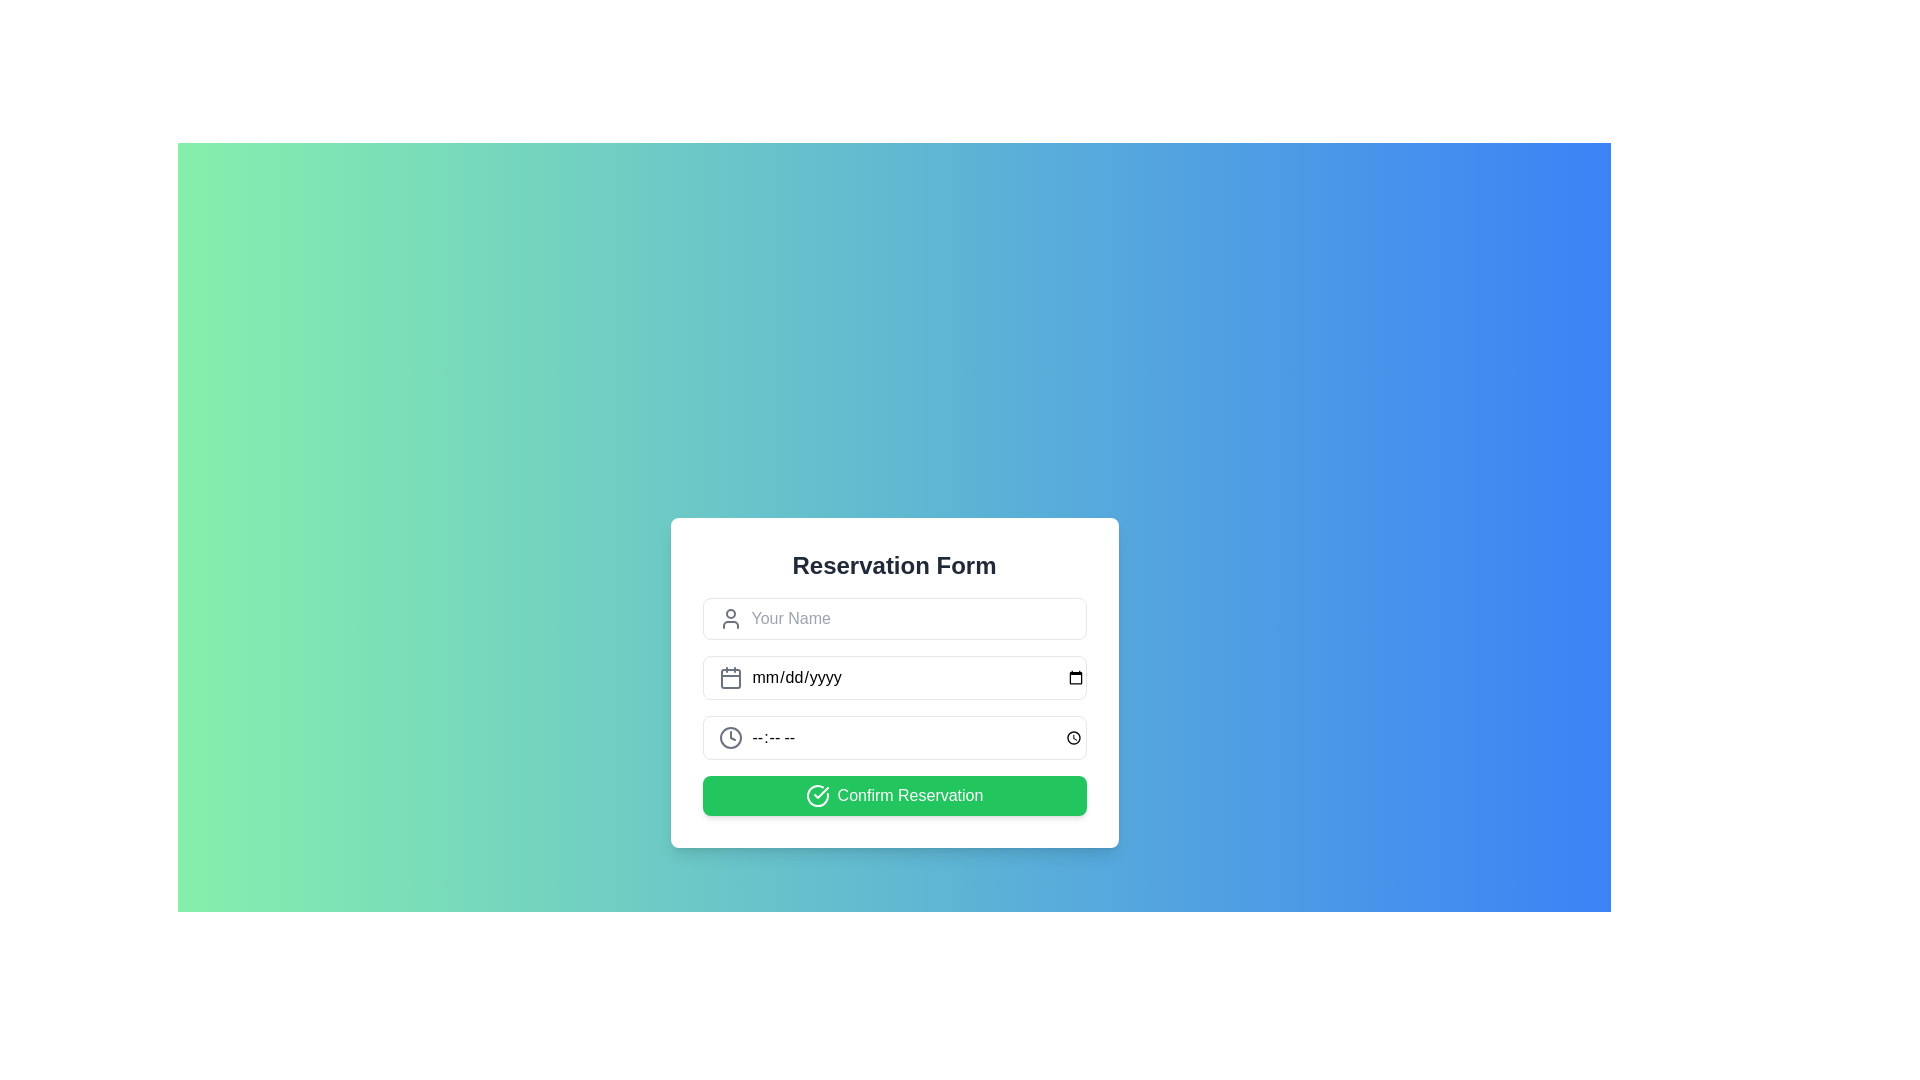  Describe the element at coordinates (817, 794) in the screenshot. I see `circular icon with a check mark inside, which is located on the left side of the 'Confirm Reservation' button, outlined in white on a green background` at that location.